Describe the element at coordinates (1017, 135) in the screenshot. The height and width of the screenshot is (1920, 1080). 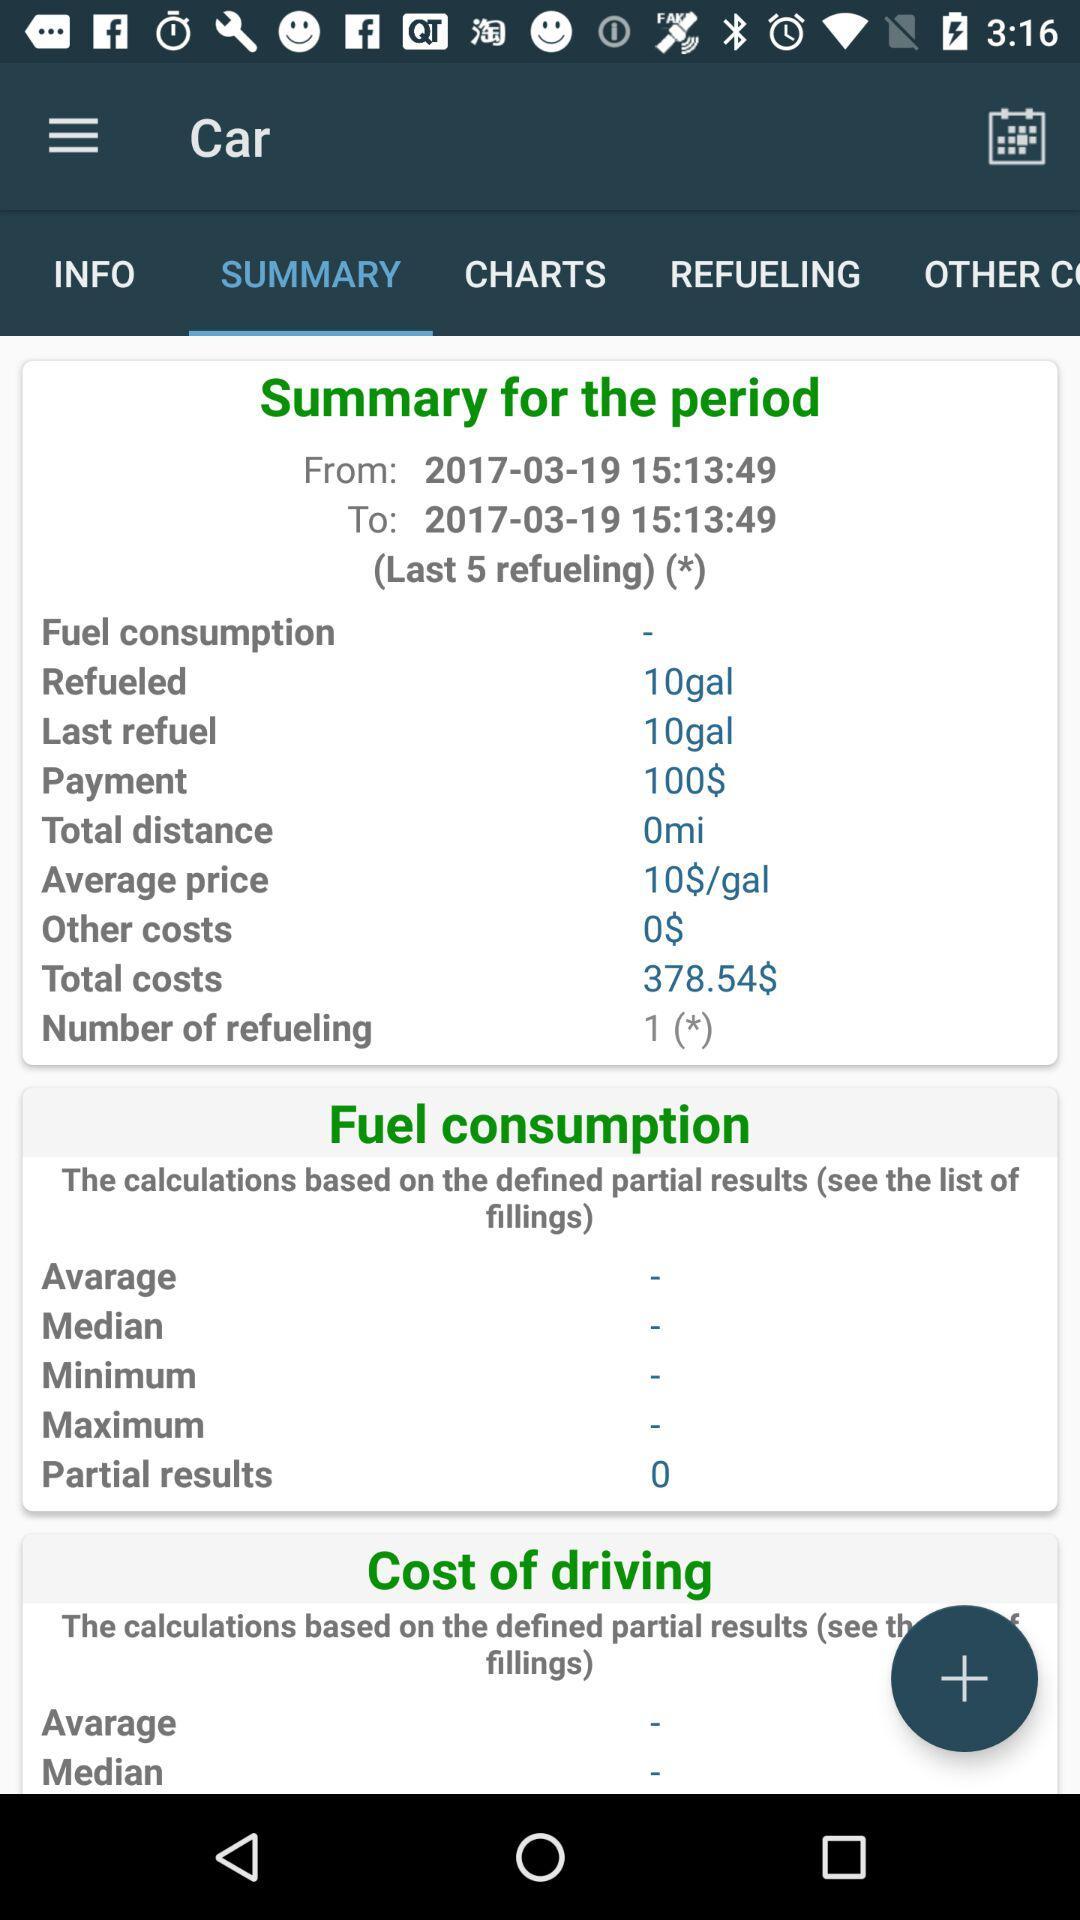
I see `the item next to car app` at that location.